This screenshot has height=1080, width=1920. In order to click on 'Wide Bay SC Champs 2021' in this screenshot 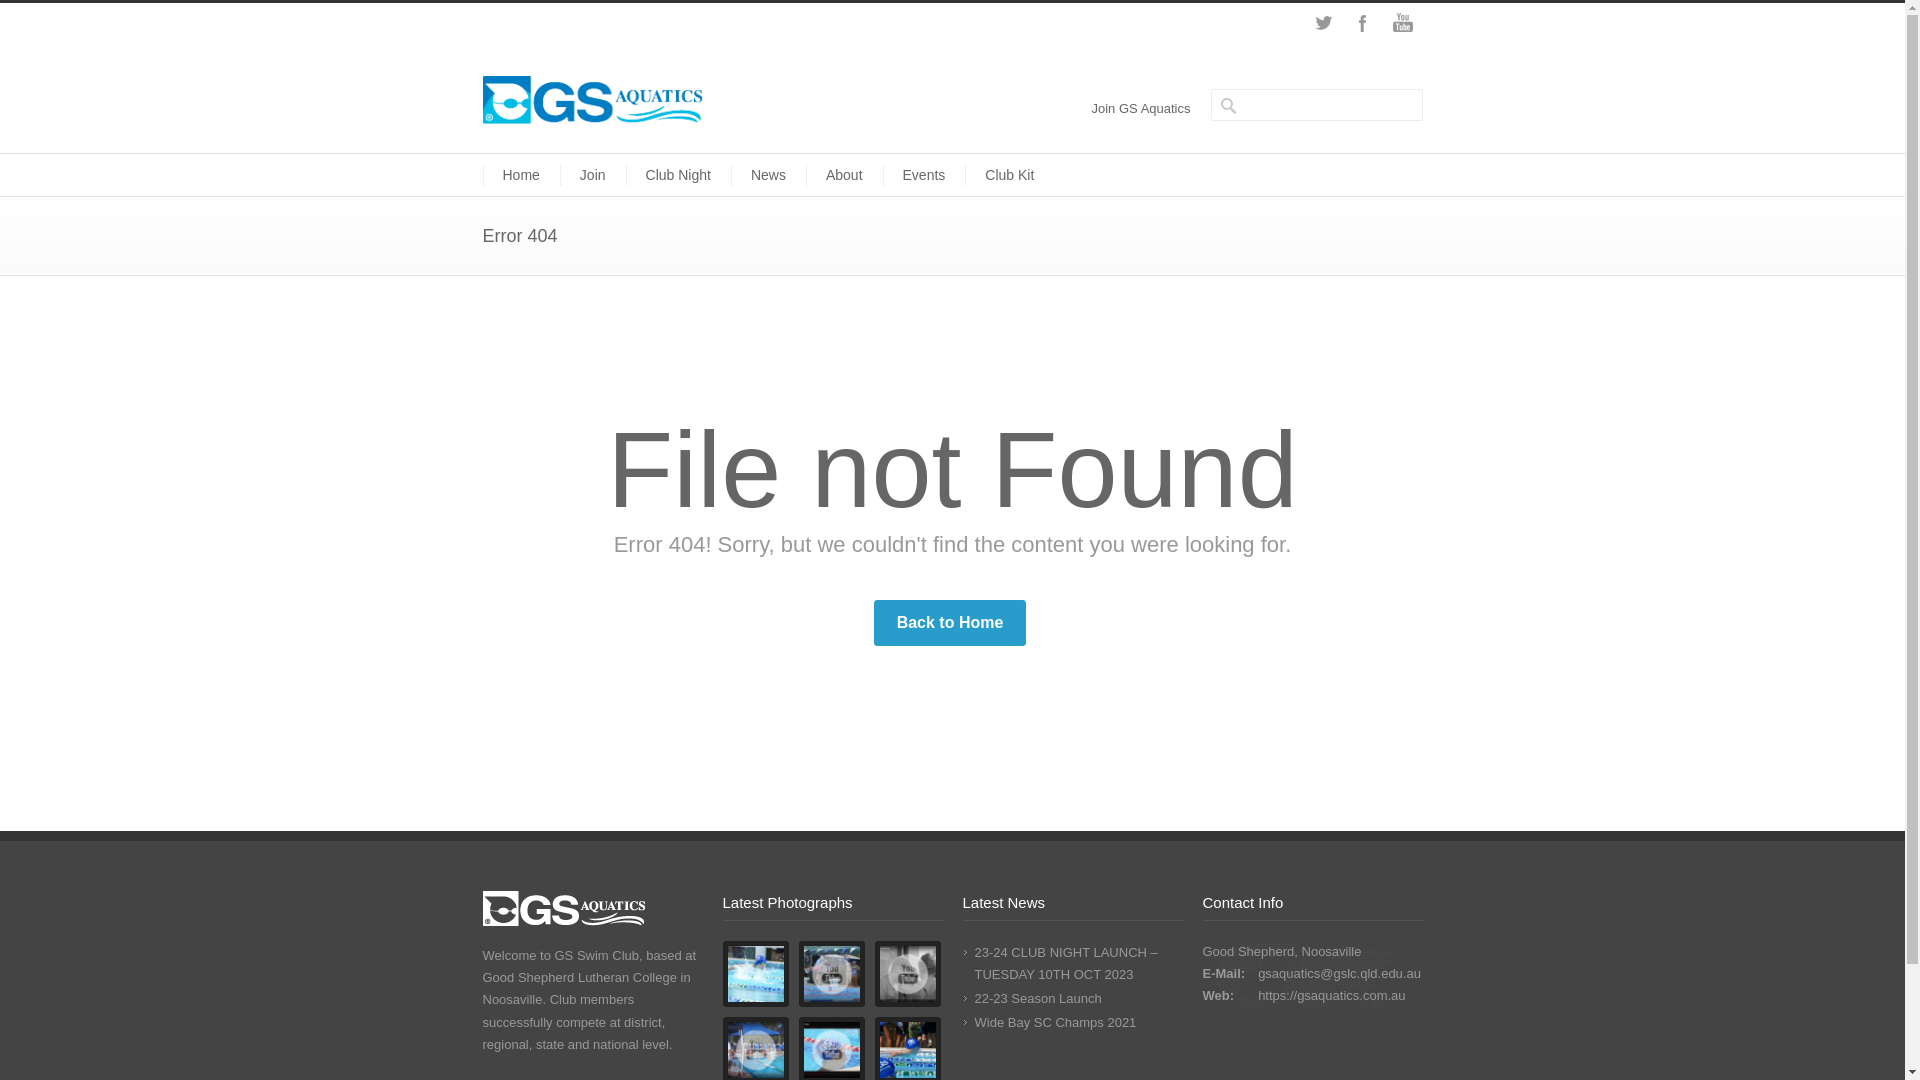, I will do `click(974, 1022)`.